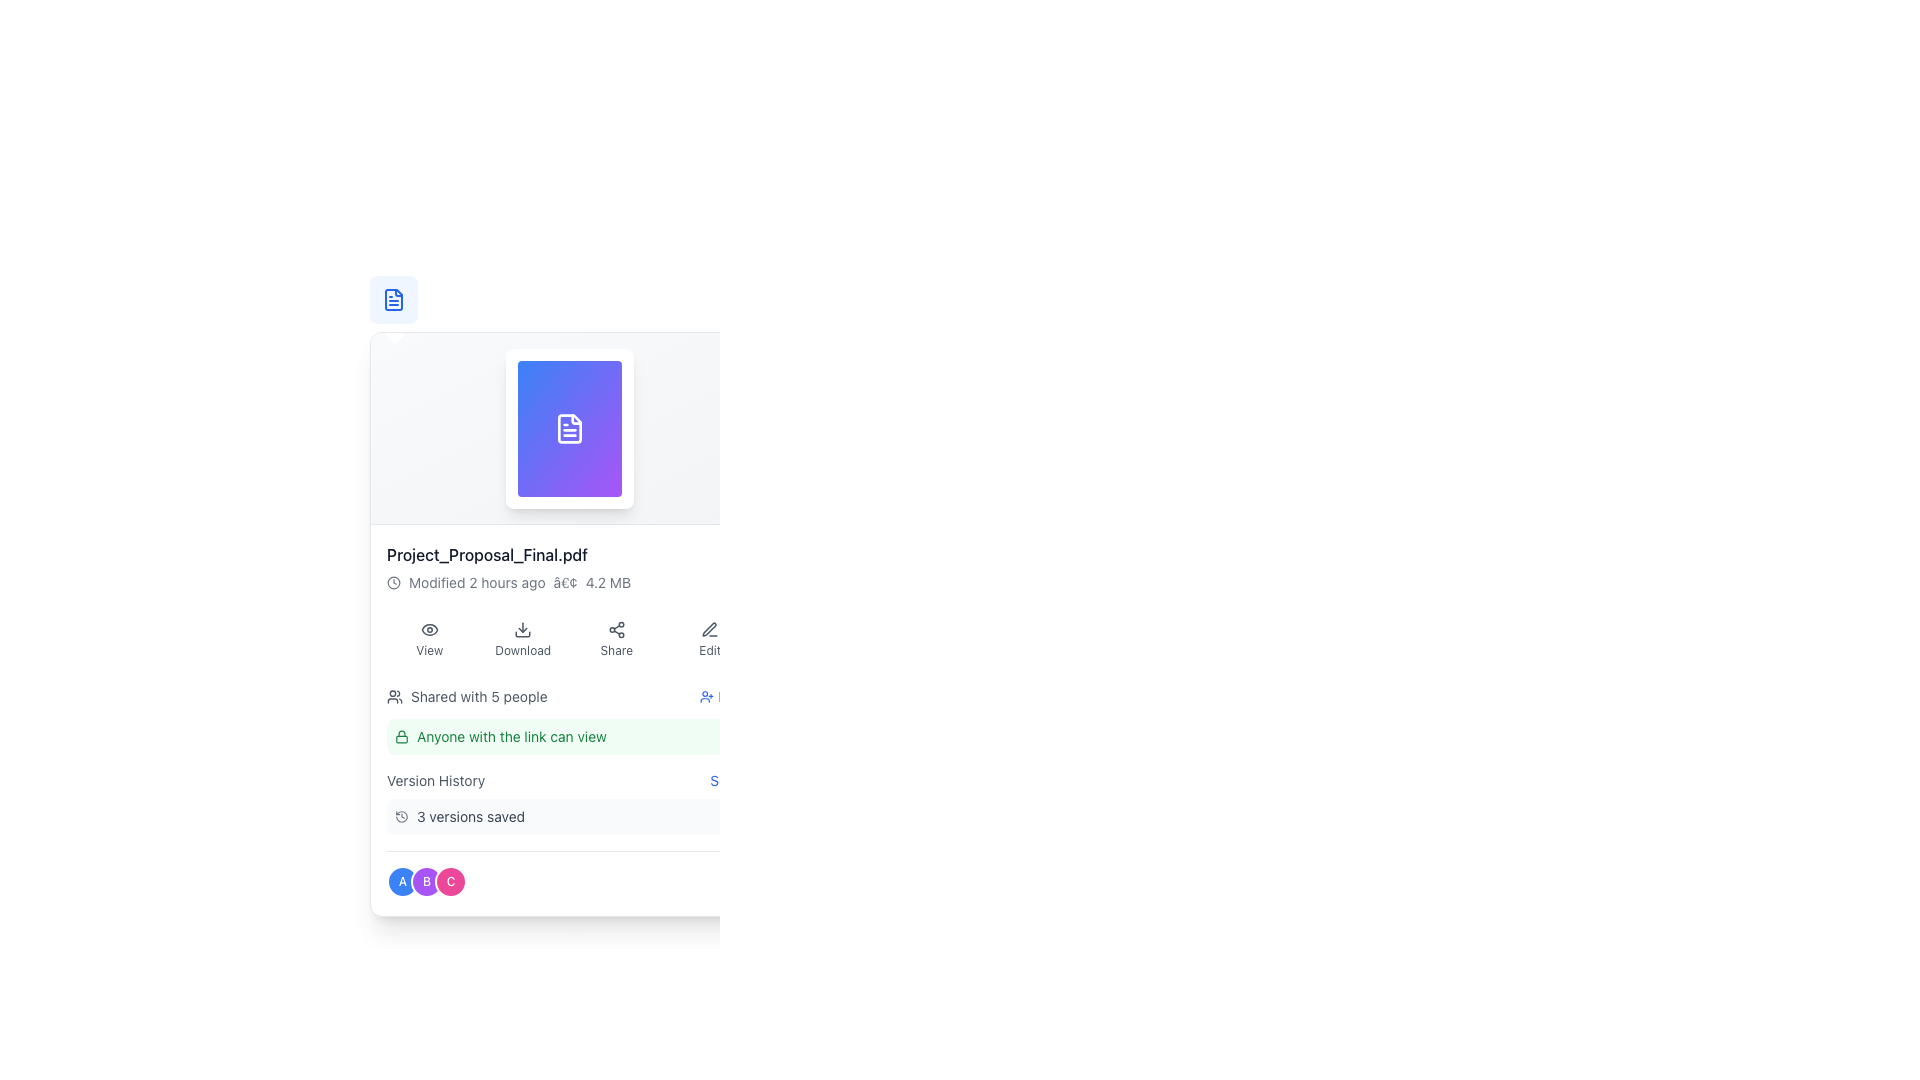  What do you see at coordinates (710, 640) in the screenshot?
I see `the 'Edit' button, which has a pen icon above the text in gray font, located at the bottom right of the card containing file details` at bounding box center [710, 640].